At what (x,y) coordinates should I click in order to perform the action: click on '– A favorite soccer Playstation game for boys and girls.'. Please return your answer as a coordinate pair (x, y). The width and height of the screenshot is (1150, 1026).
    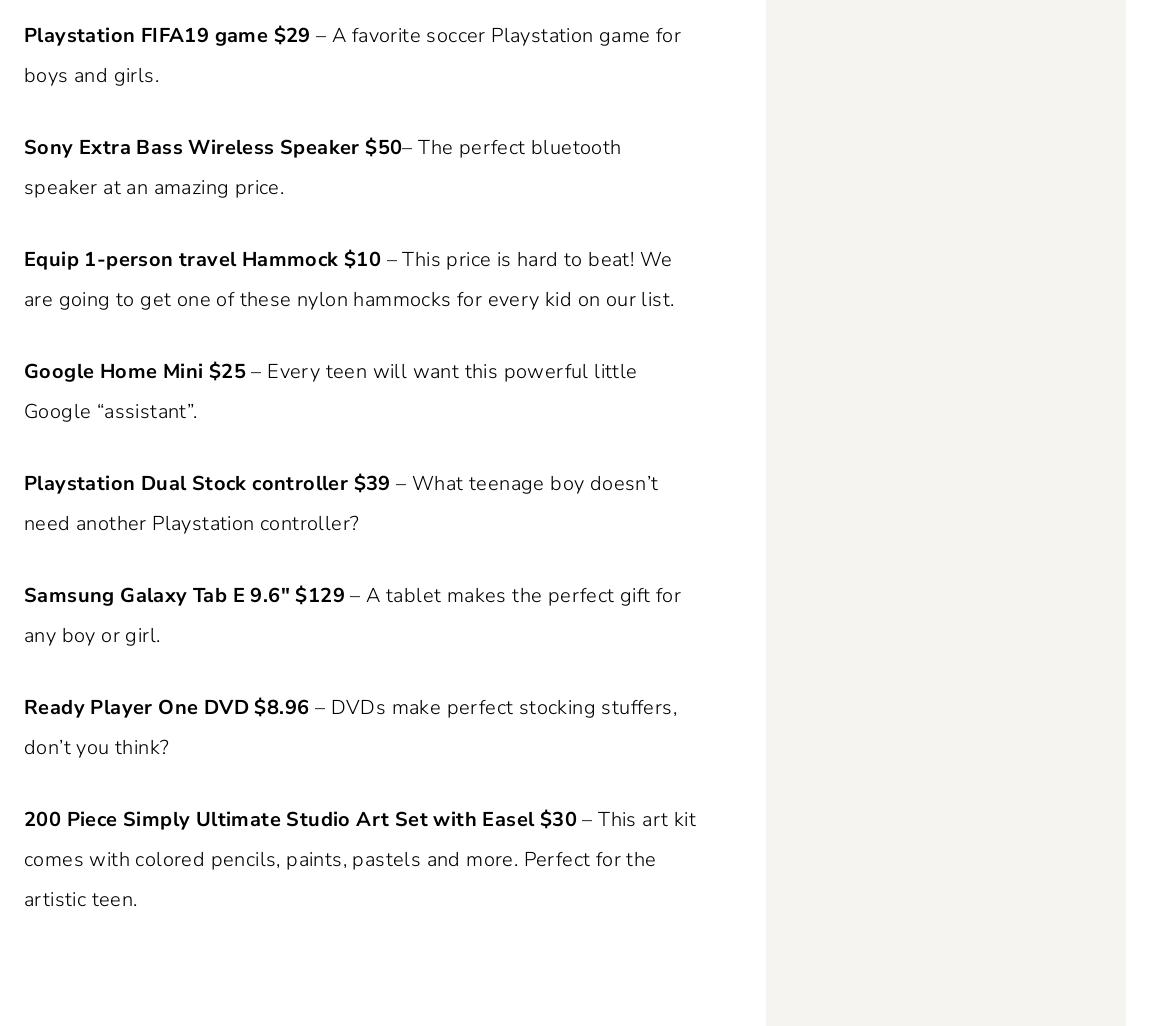
    Looking at the image, I should click on (352, 54).